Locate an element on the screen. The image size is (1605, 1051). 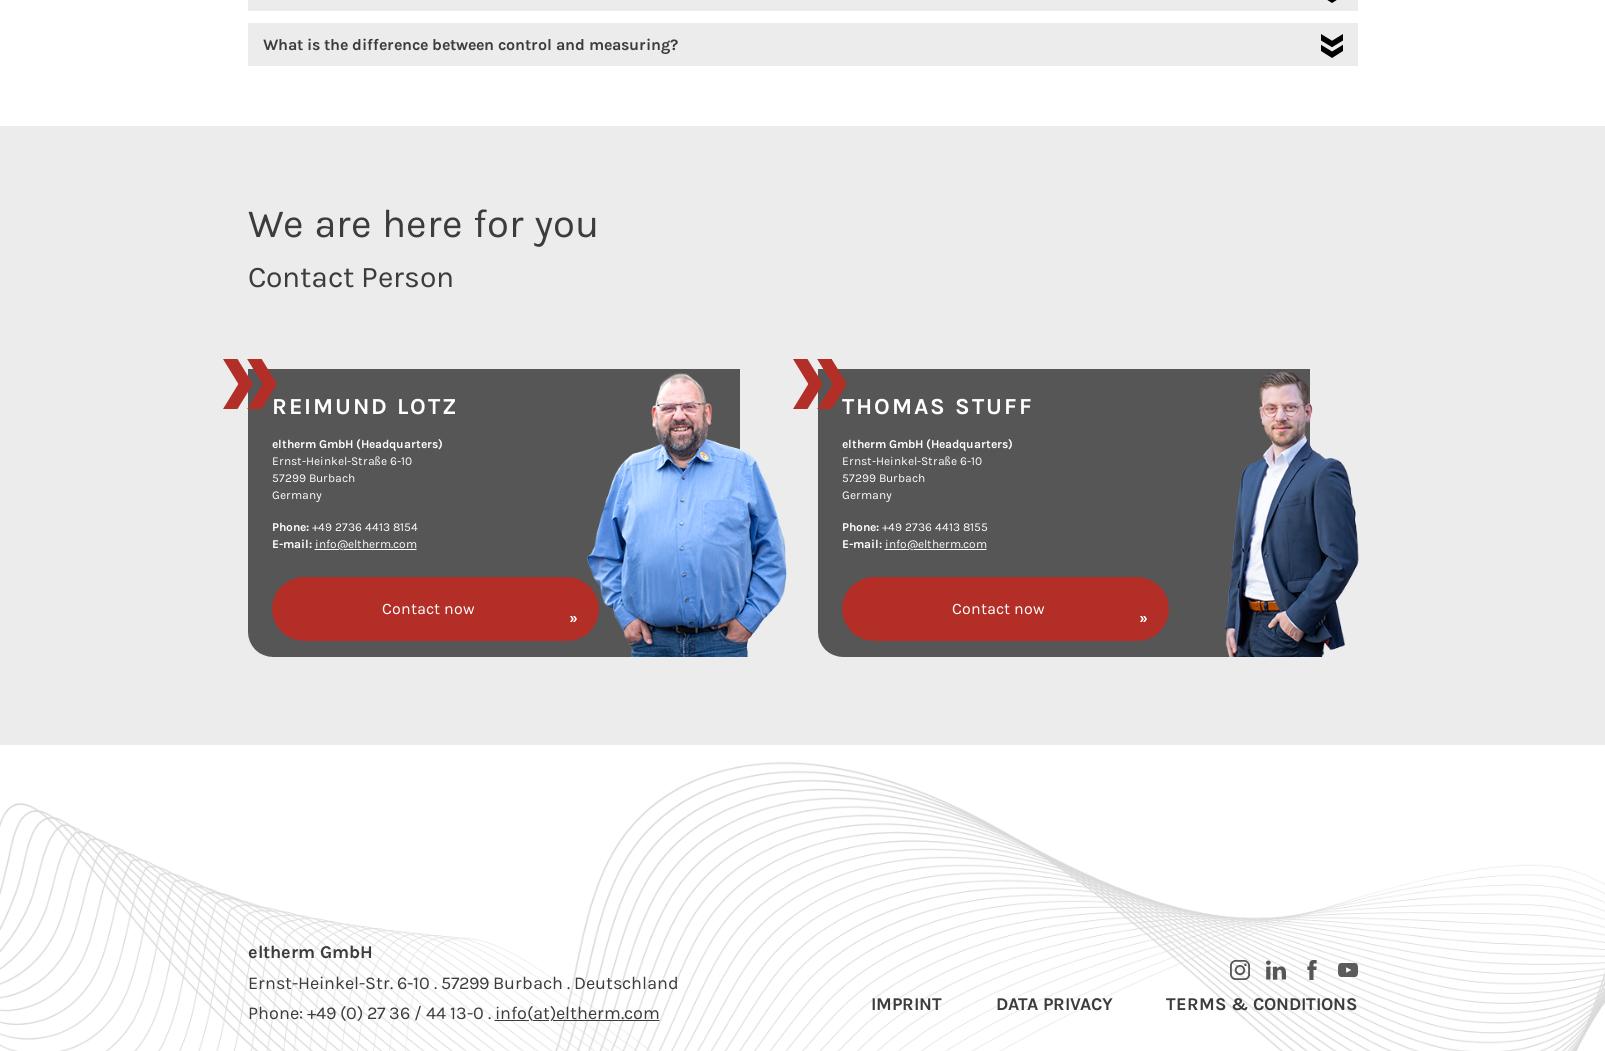
'Terms & Conditions' is located at coordinates (1166, 1004).